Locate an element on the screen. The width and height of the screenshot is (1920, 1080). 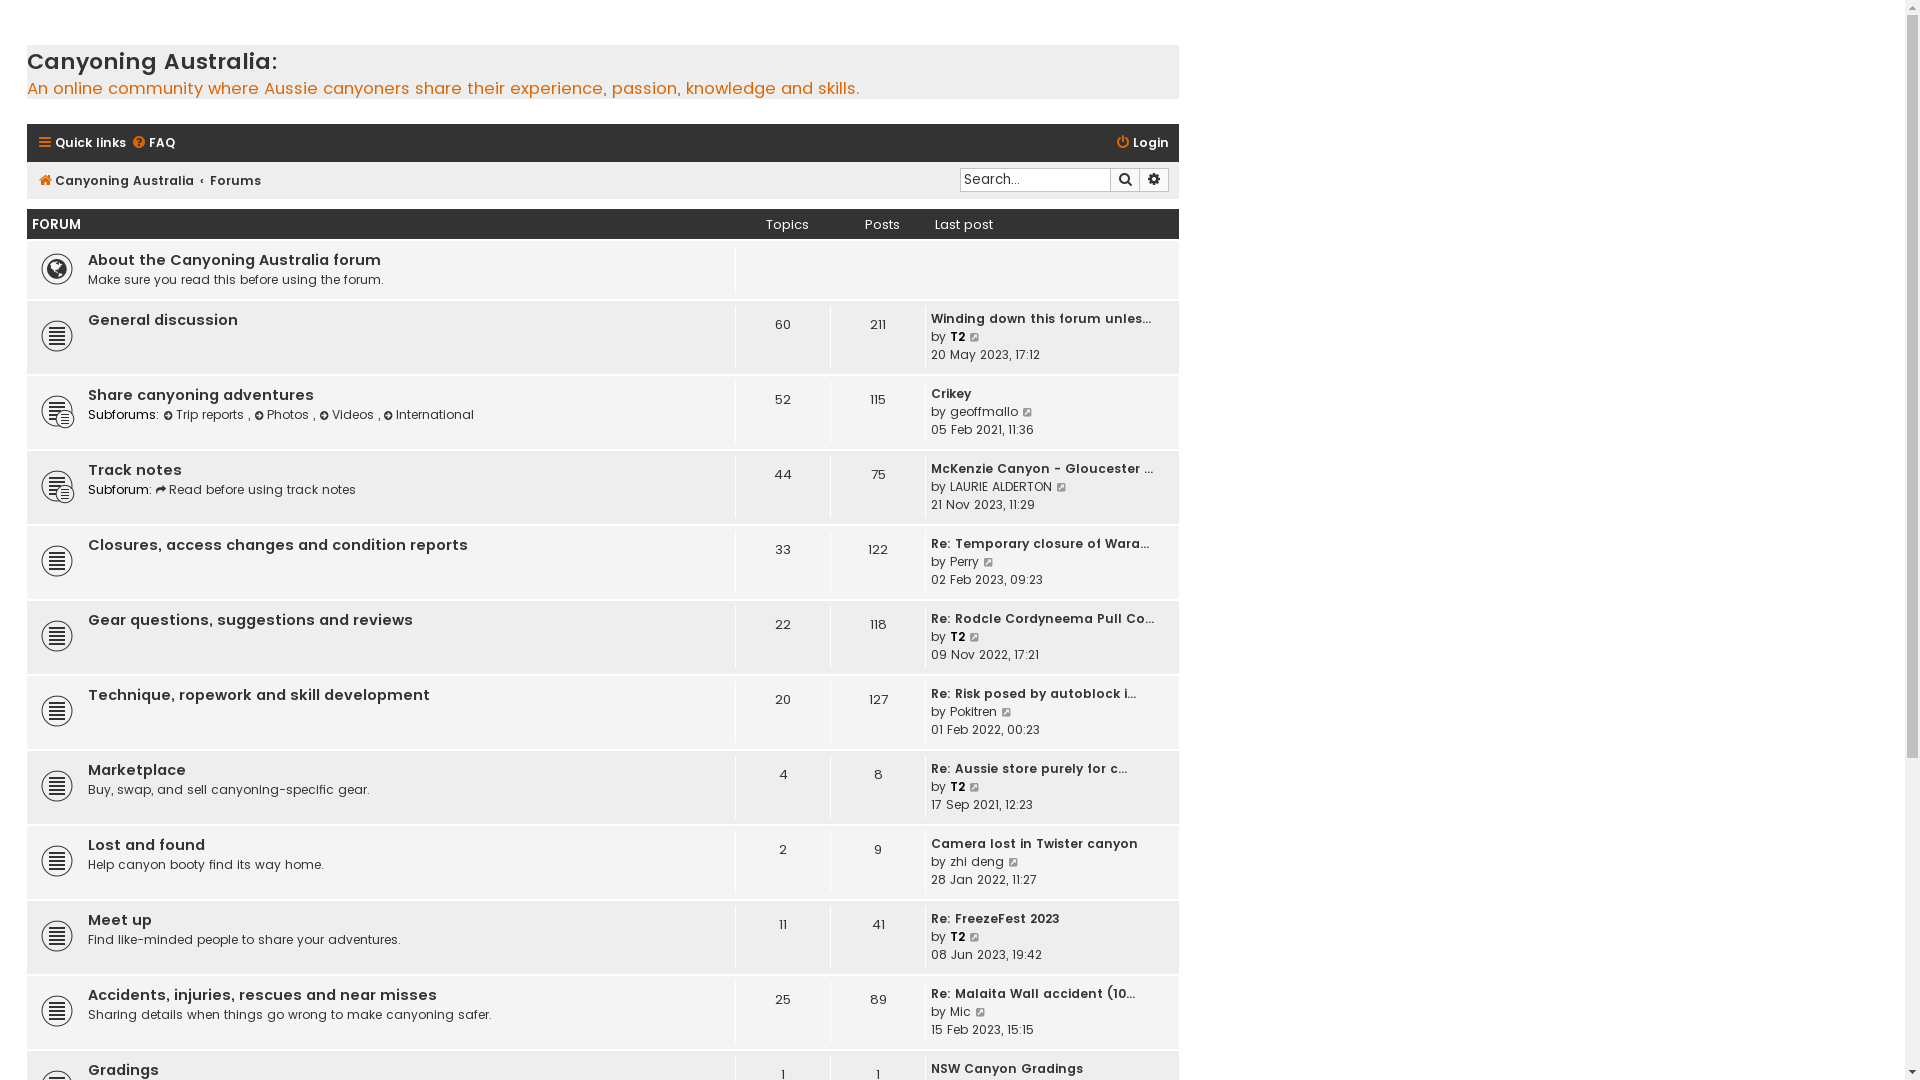
'Forums' is located at coordinates (235, 181).